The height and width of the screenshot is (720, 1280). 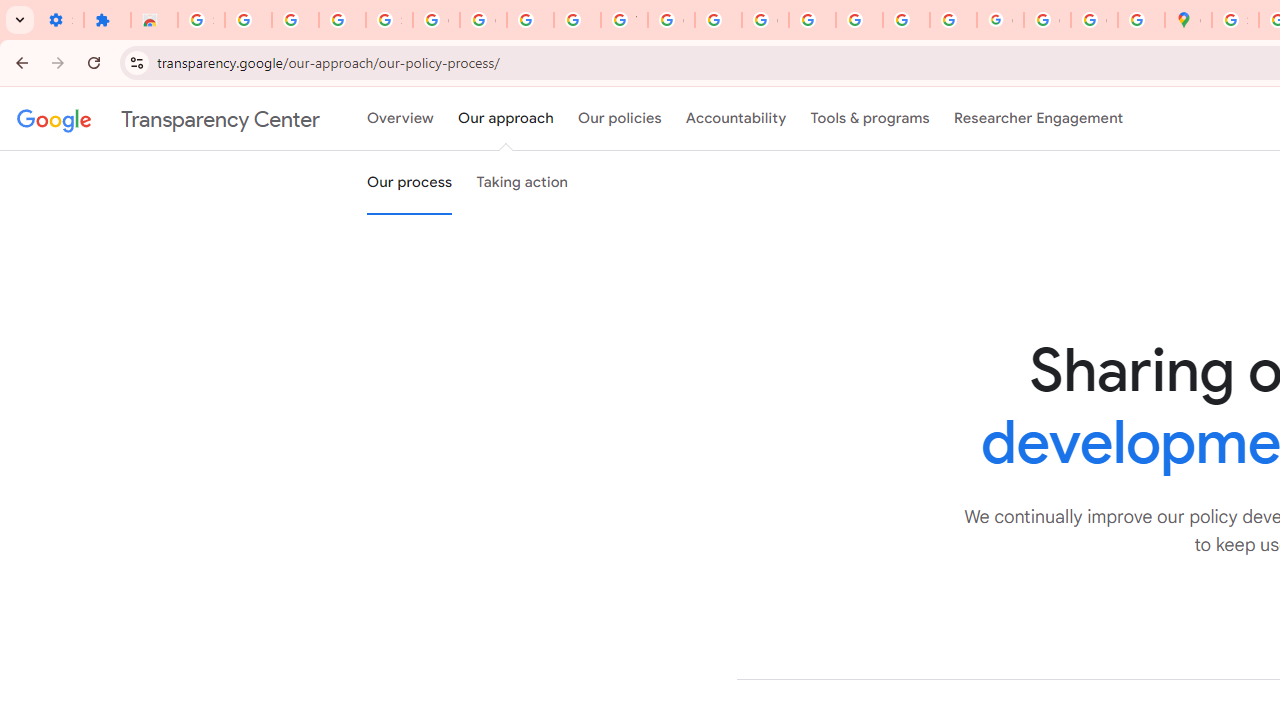 What do you see at coordinates (153, 20) in the screenshot?
I see `'Reviews: Helix Fruit Jump Arcade Game'` at bounding box center [153, 20].